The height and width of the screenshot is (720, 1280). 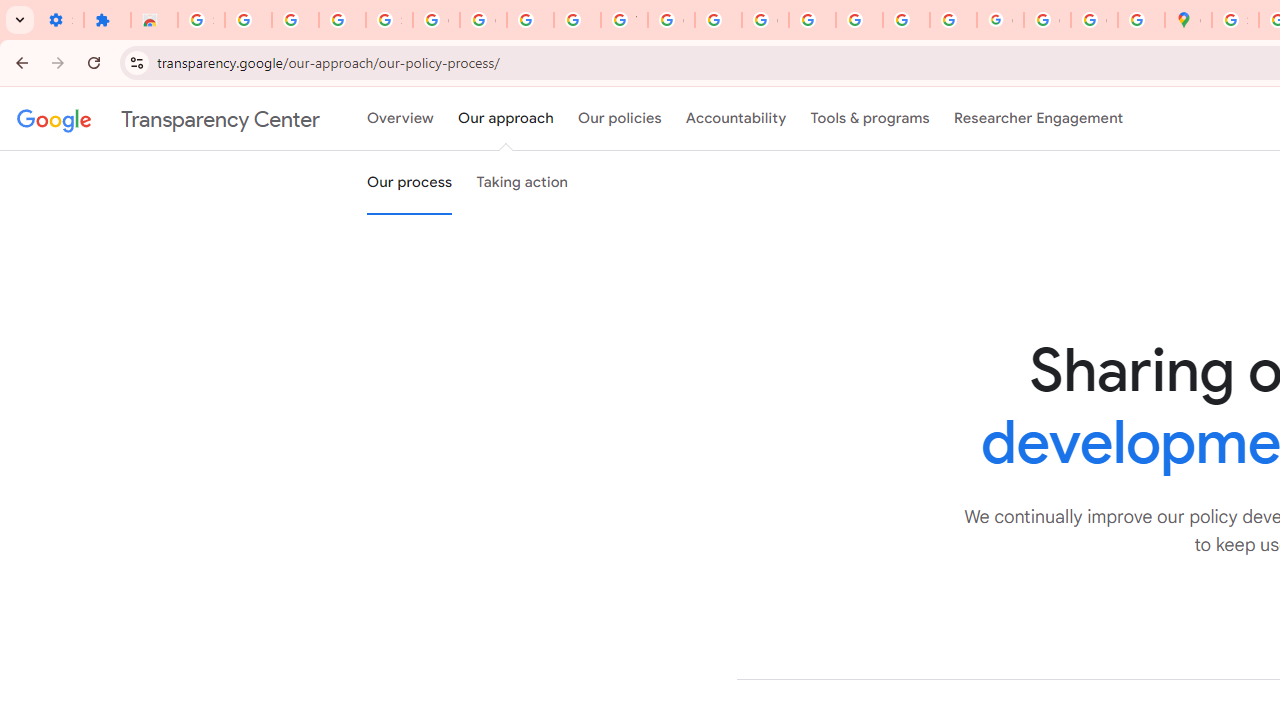 What do you see at coordinates (153, 20) in the screenshot?
I see `'Reviews: Helix Fruit Jump Arcade Game'` at bounding box center [153, 20].